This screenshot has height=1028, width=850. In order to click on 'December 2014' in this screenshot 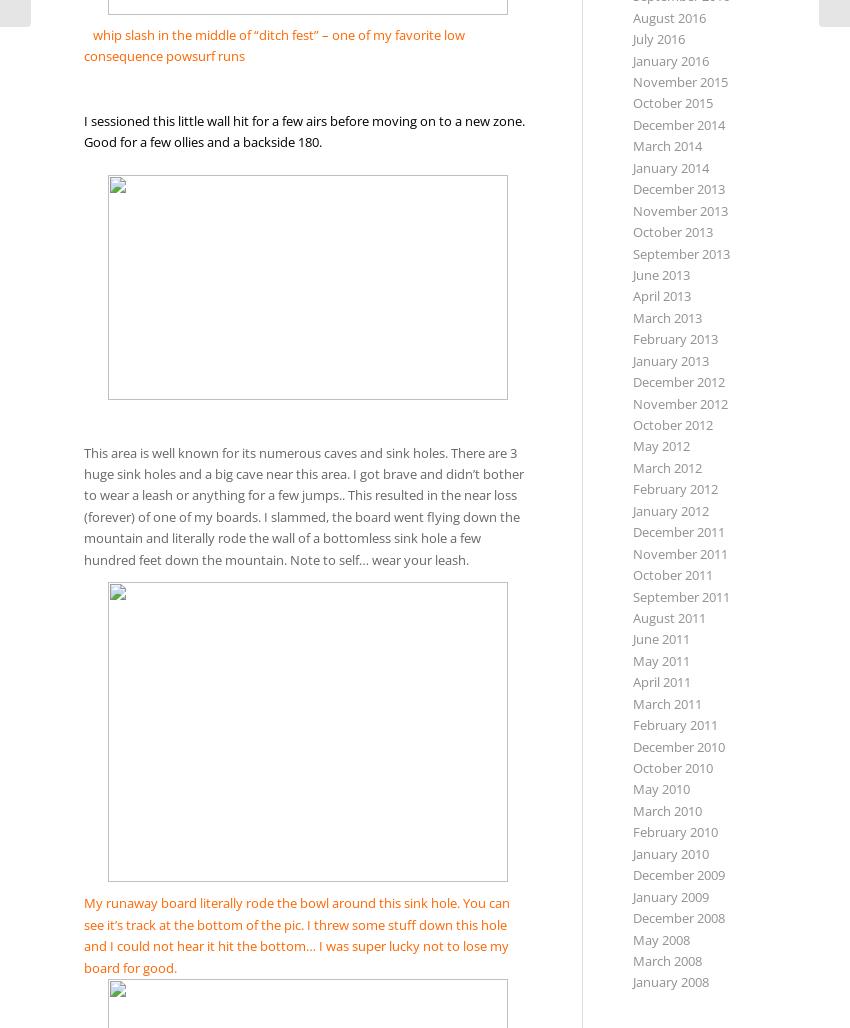, I will do `click(677, 122)`.